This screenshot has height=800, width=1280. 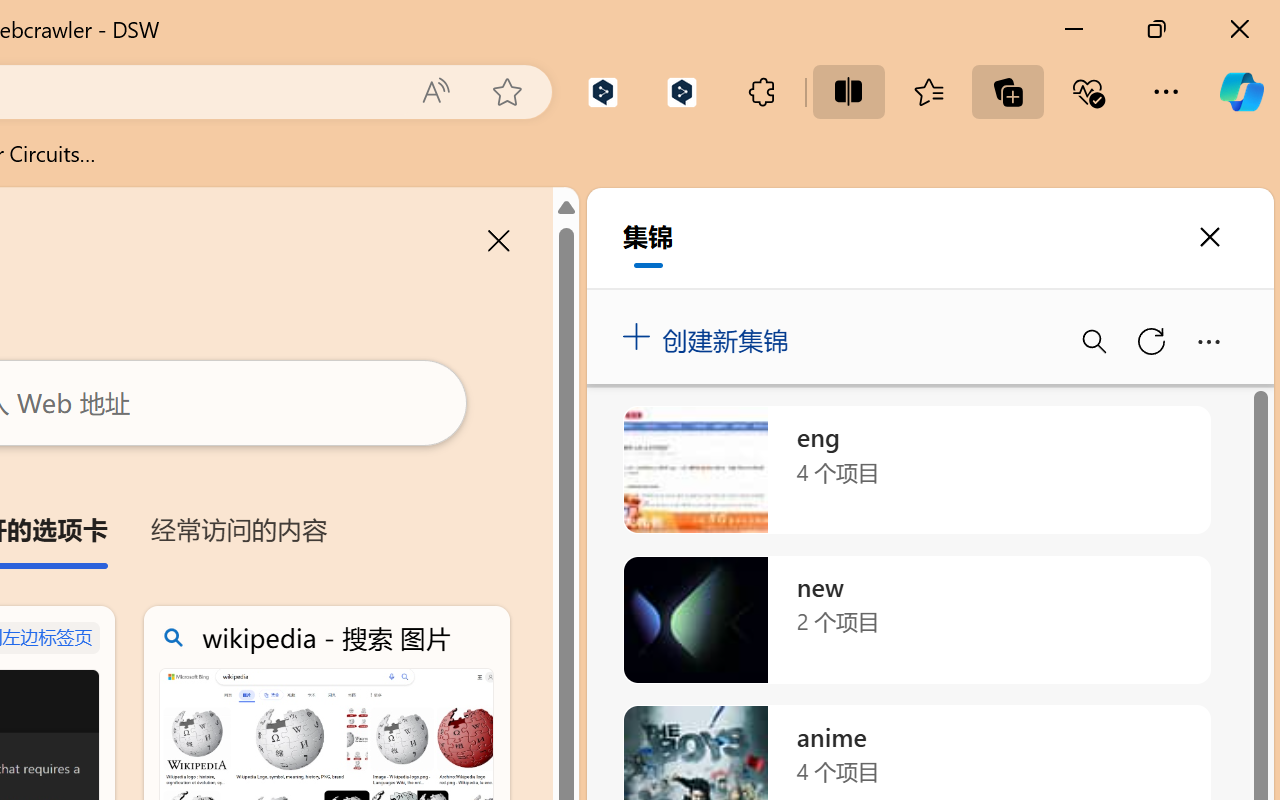 What do you see at coordinates (1240, 91) in the screenshot?
I see `'Copilot (Ctrl+Shift+.)'` at bounding box center [1240, 91].